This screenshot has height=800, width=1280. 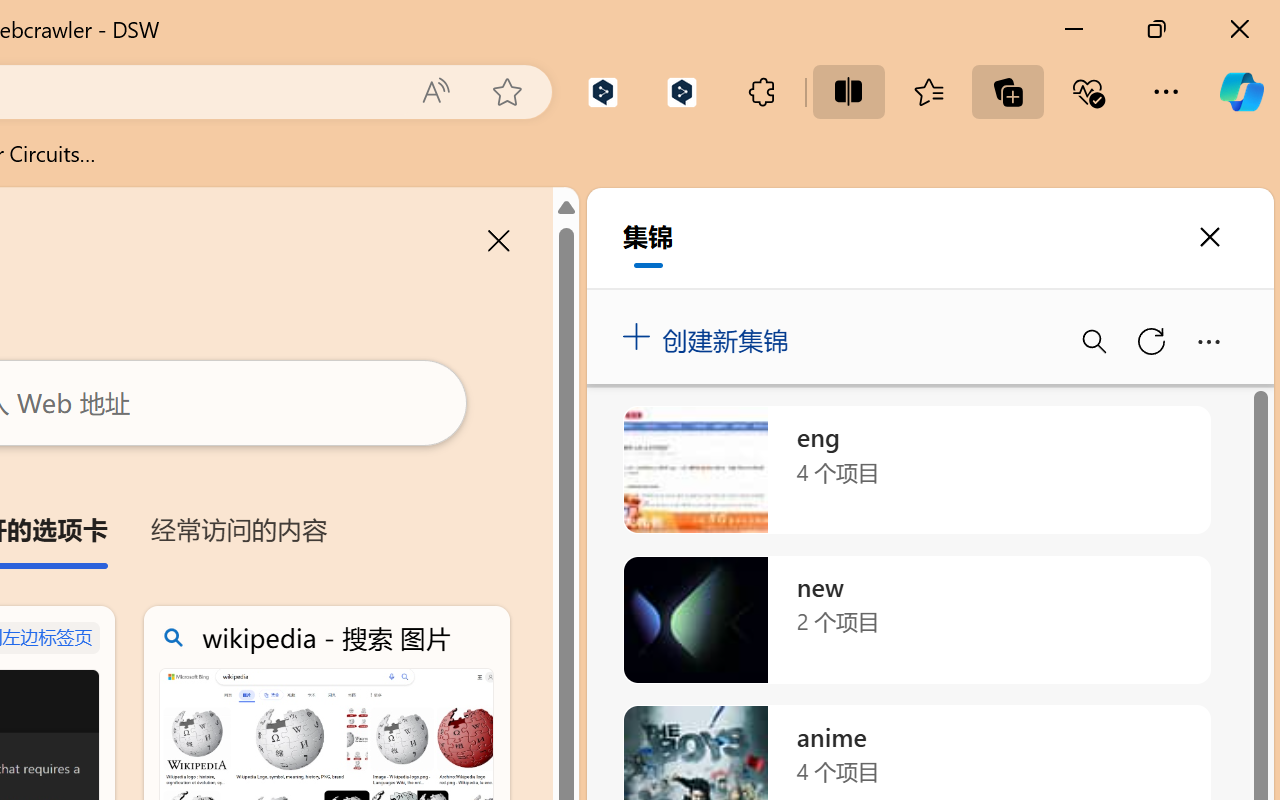 What do you see at coordinates (1240, 91) in the screenshot?
I see `'Copilot (Ctrl+Shift+.)'` at bounding box center [1240, 91].